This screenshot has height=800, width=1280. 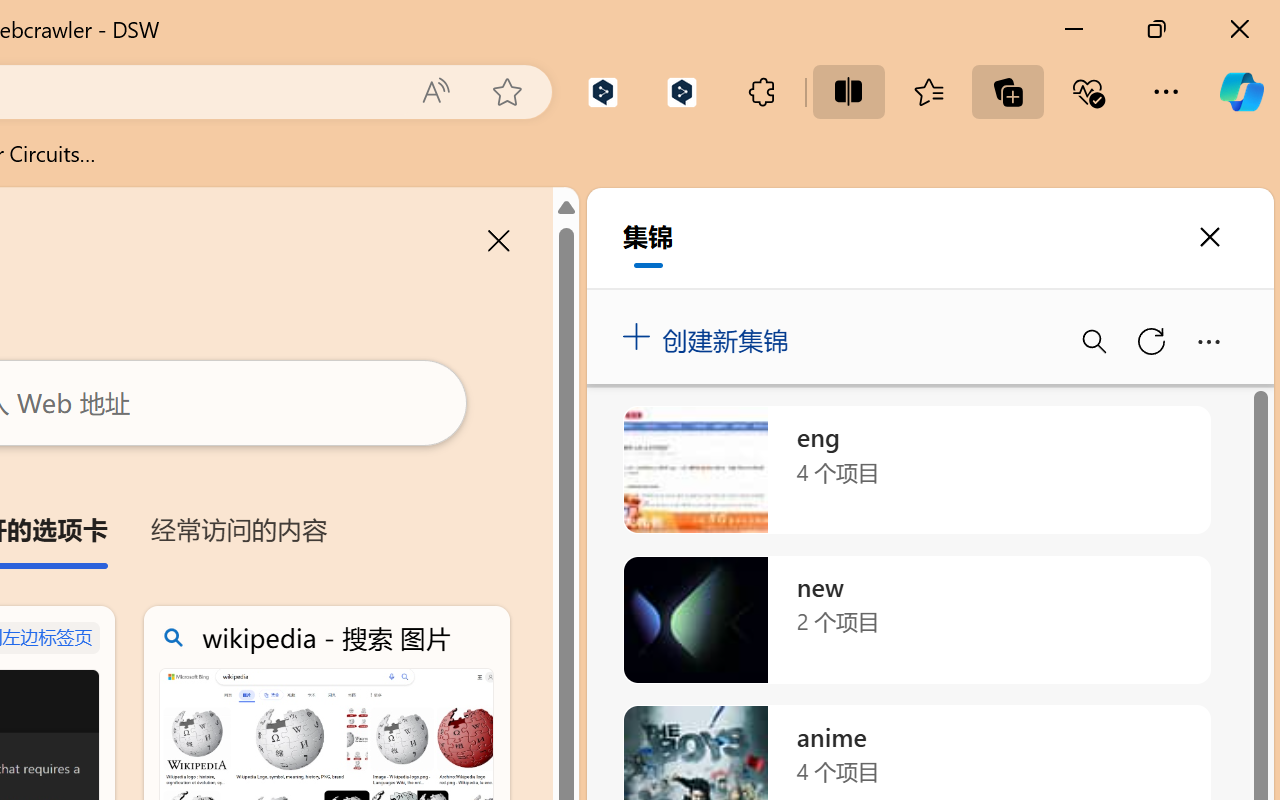 What do you see at coordinates (1240, 91) in the screenshot?
I see `'Copilot (Ctrl+Shift+.)'` at bounding box center [1240, 91].